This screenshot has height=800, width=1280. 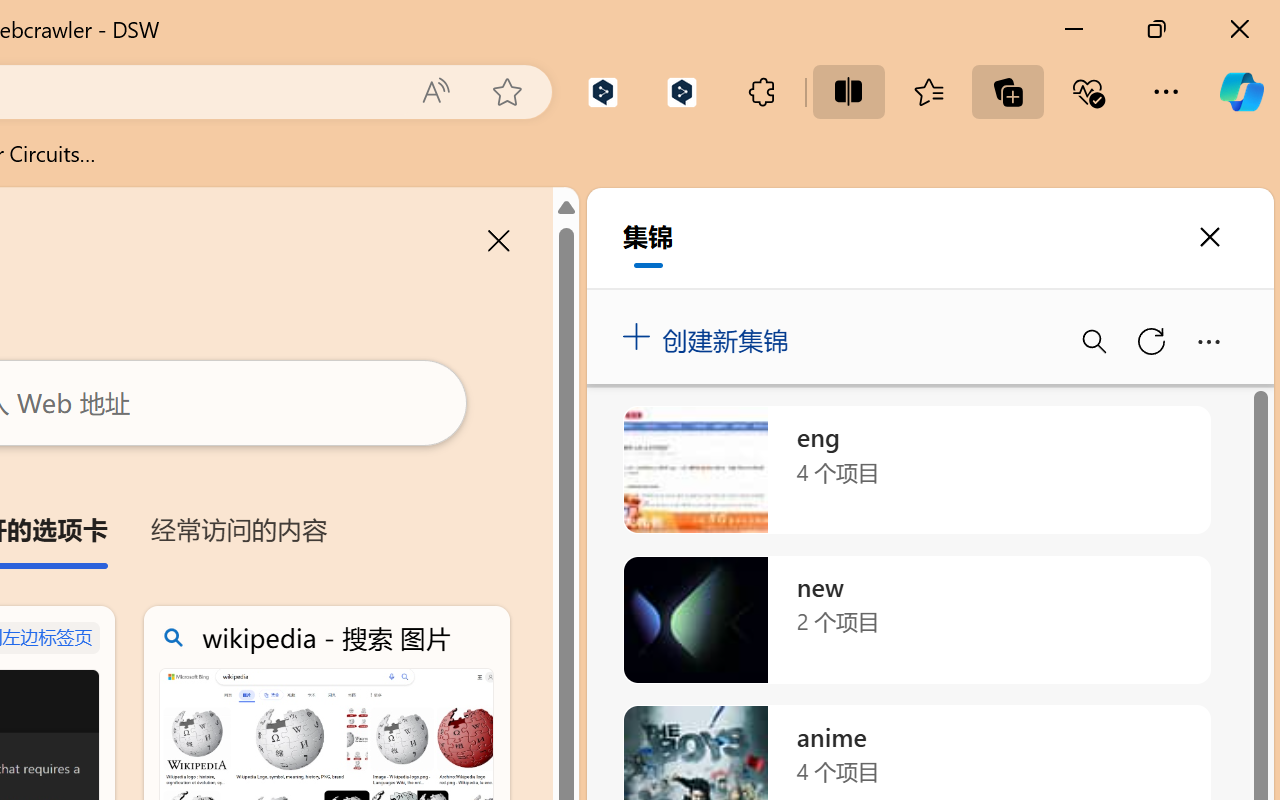 What do you see at coordinates (1240, 91) in the screenshot?
I see `'Copilot (Ctrl+Shift+.)'` at bounding box center [1240, 91].